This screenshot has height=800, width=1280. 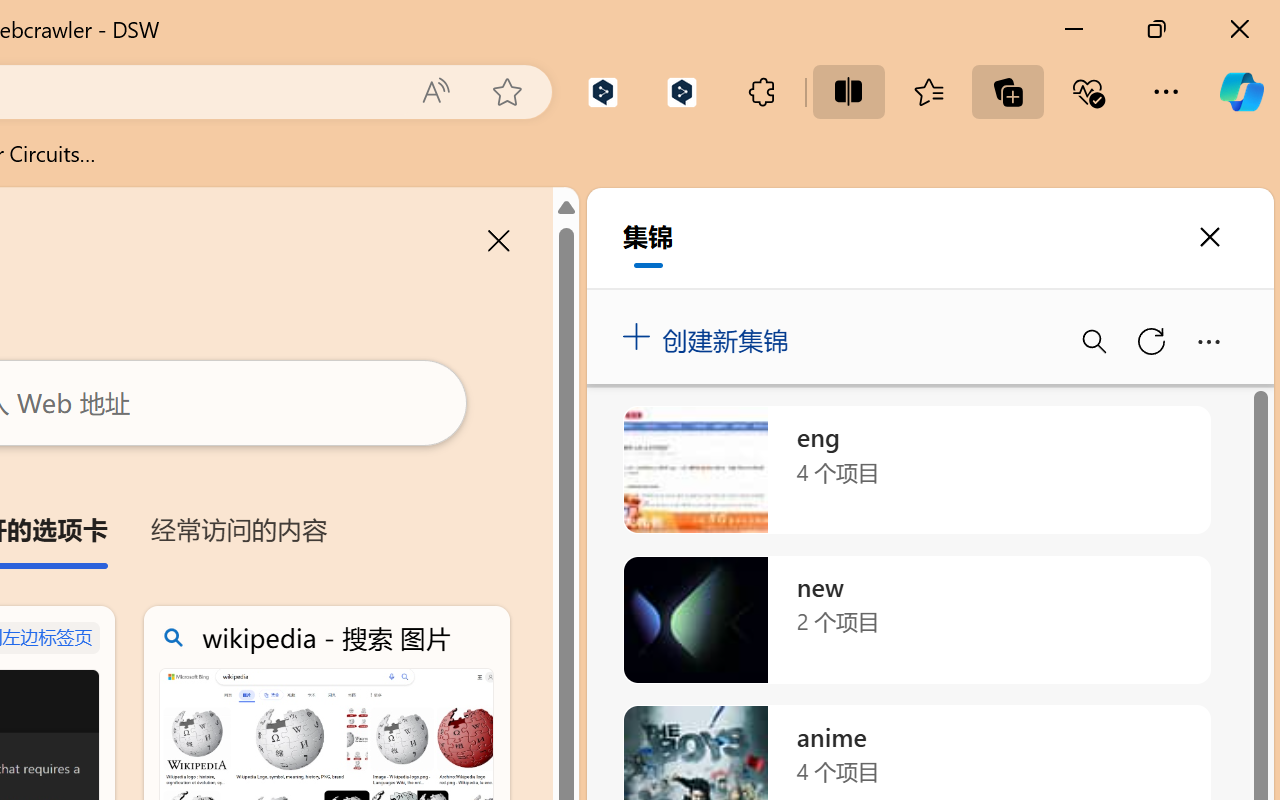 What do you see at coordinates (1240, 91) in the screenshot?
I see `'Copilot (Ctrl+Shift+.)'` at bounding box center [1240, 91].